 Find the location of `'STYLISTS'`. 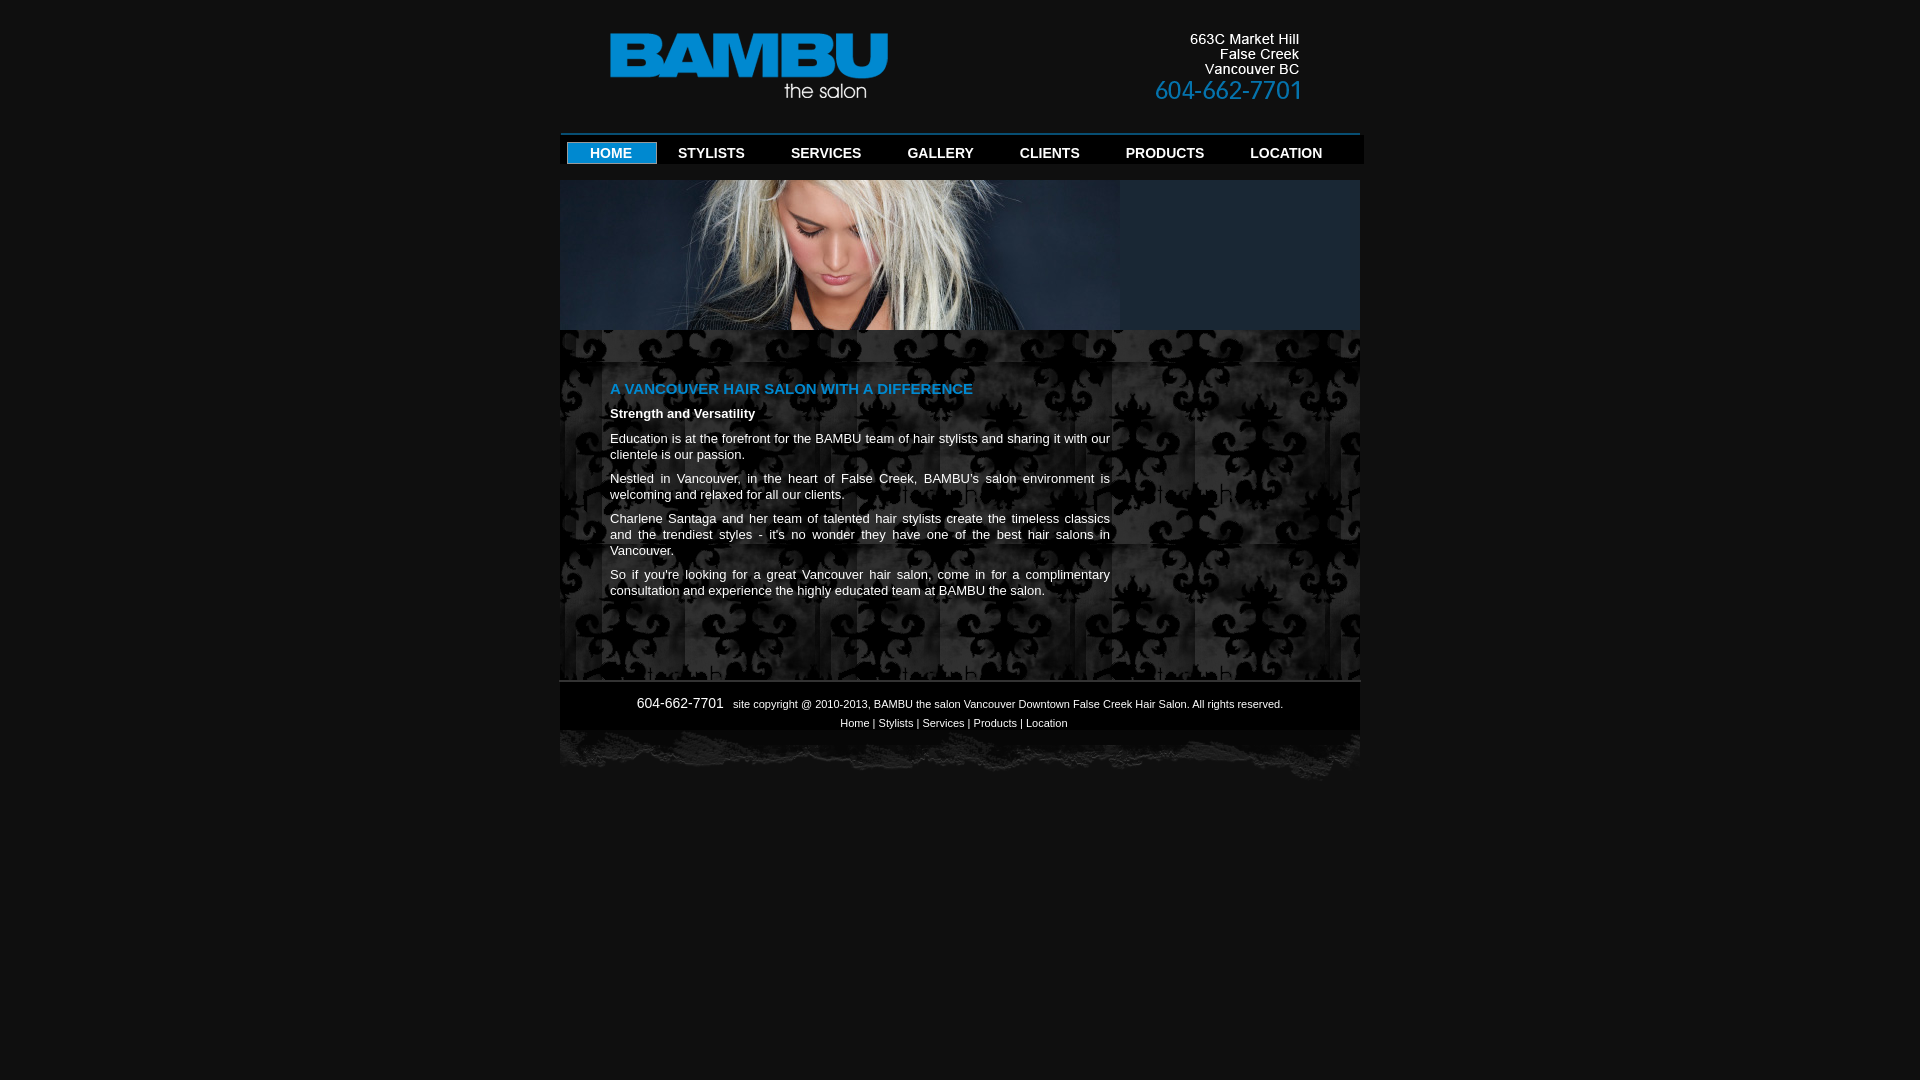

'STYLISTS' is located at coordinates (711, 158).